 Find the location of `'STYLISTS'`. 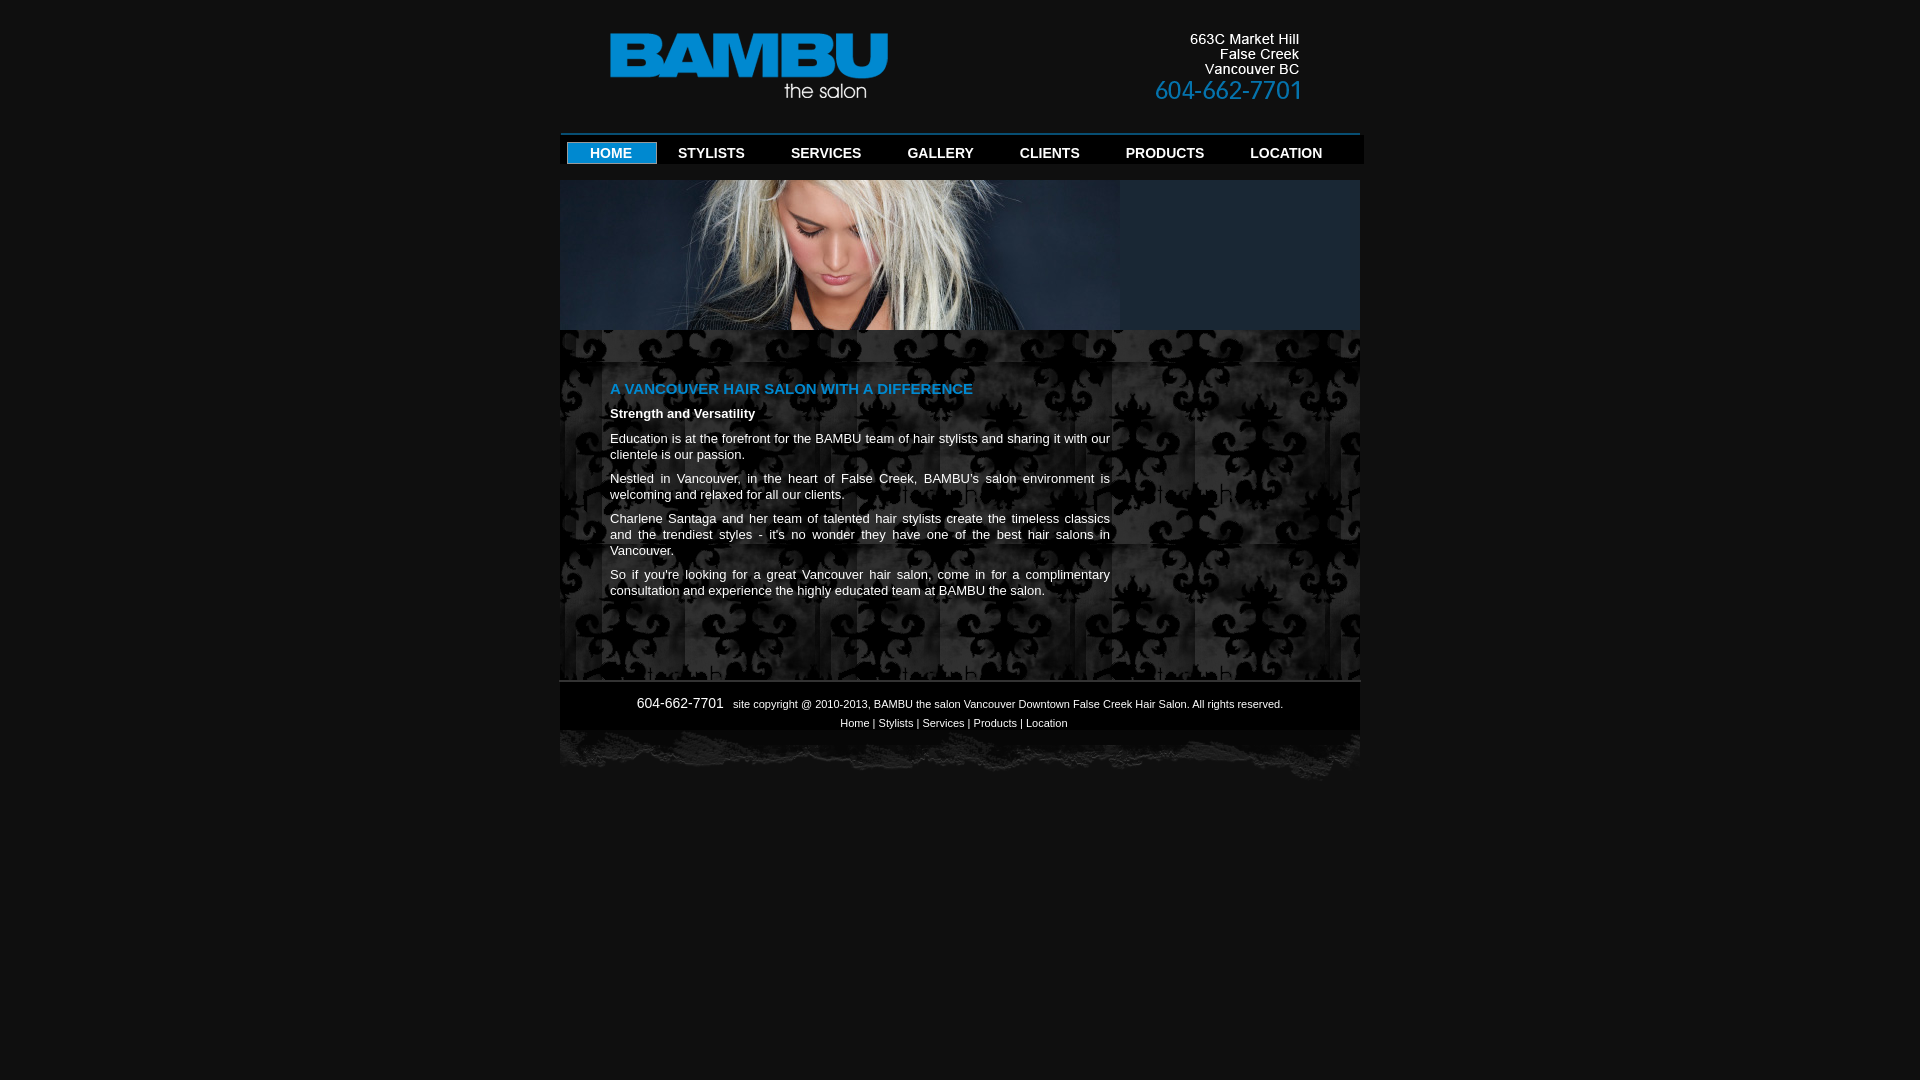

'STYLISTS' is located at coordinates (711, 158).